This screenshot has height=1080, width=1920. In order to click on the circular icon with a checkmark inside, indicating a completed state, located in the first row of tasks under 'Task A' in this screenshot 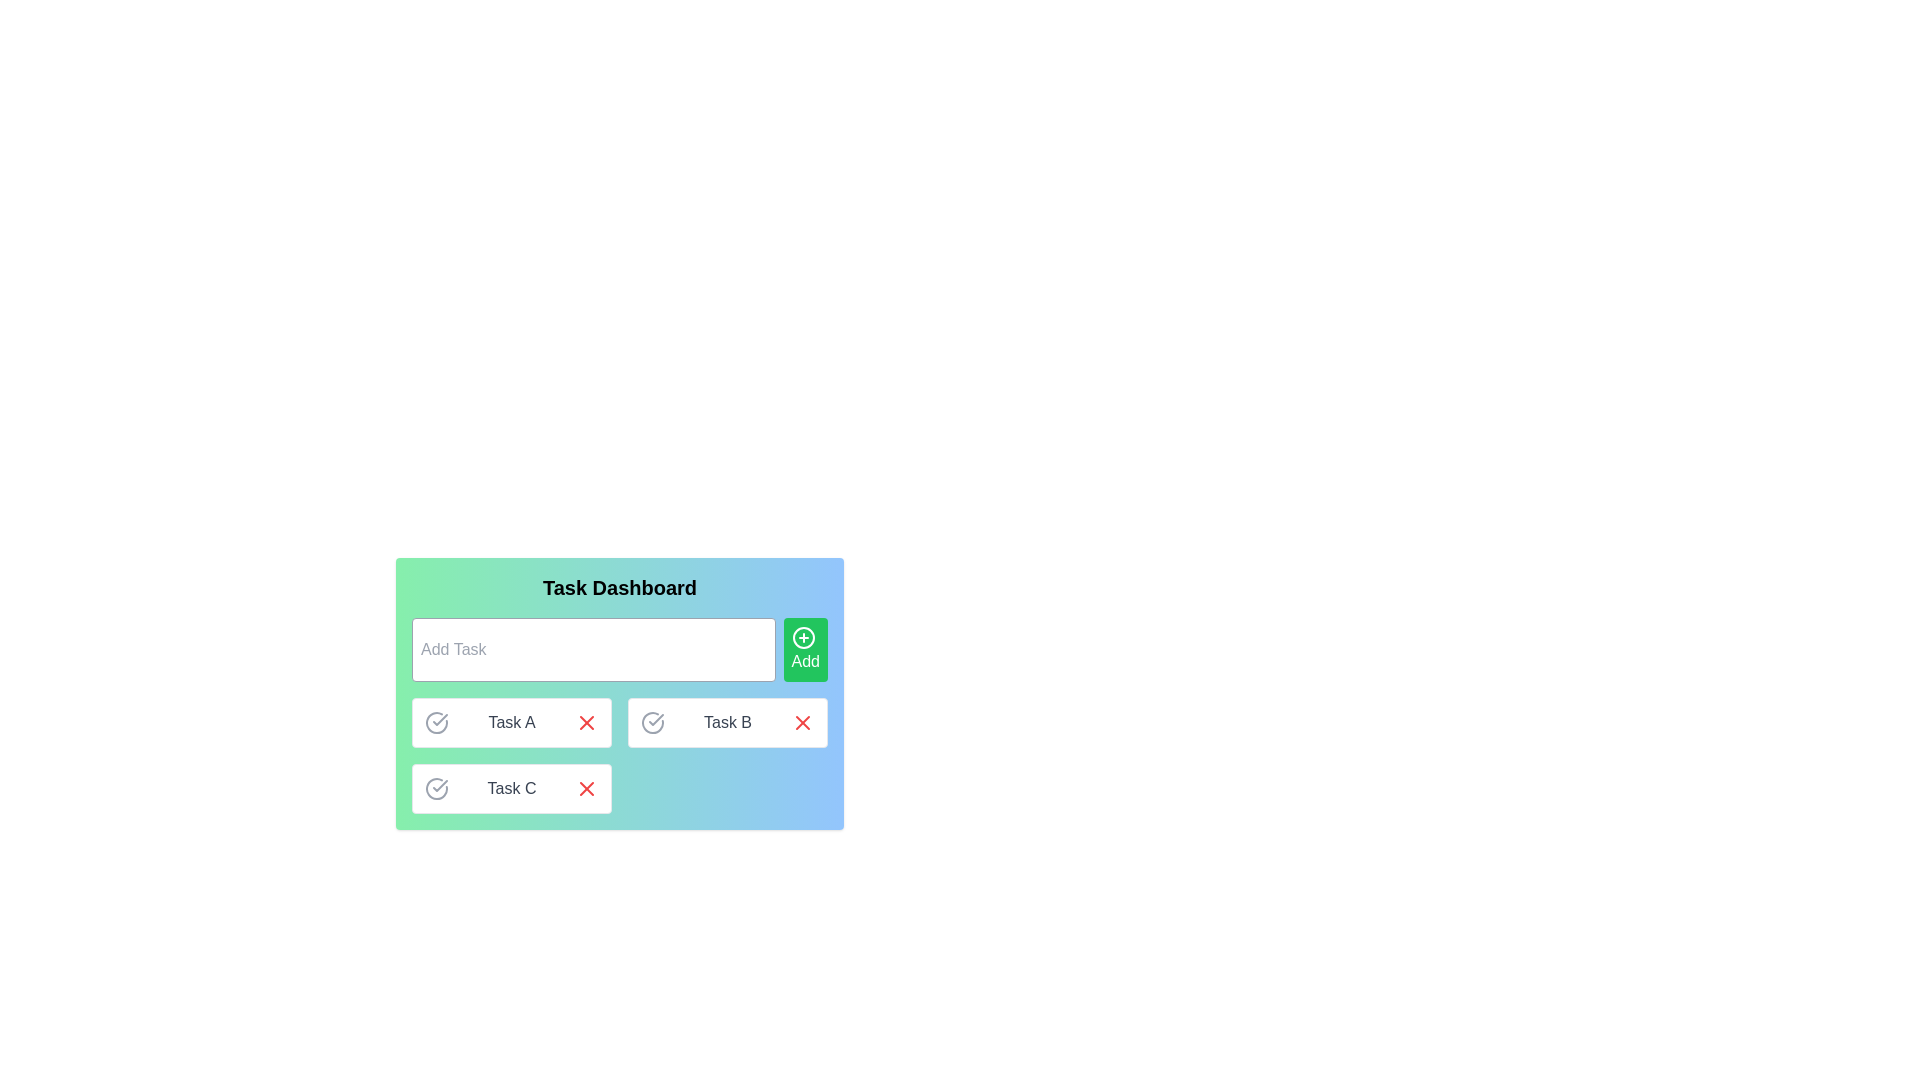, I will do `click(435, 722)`.